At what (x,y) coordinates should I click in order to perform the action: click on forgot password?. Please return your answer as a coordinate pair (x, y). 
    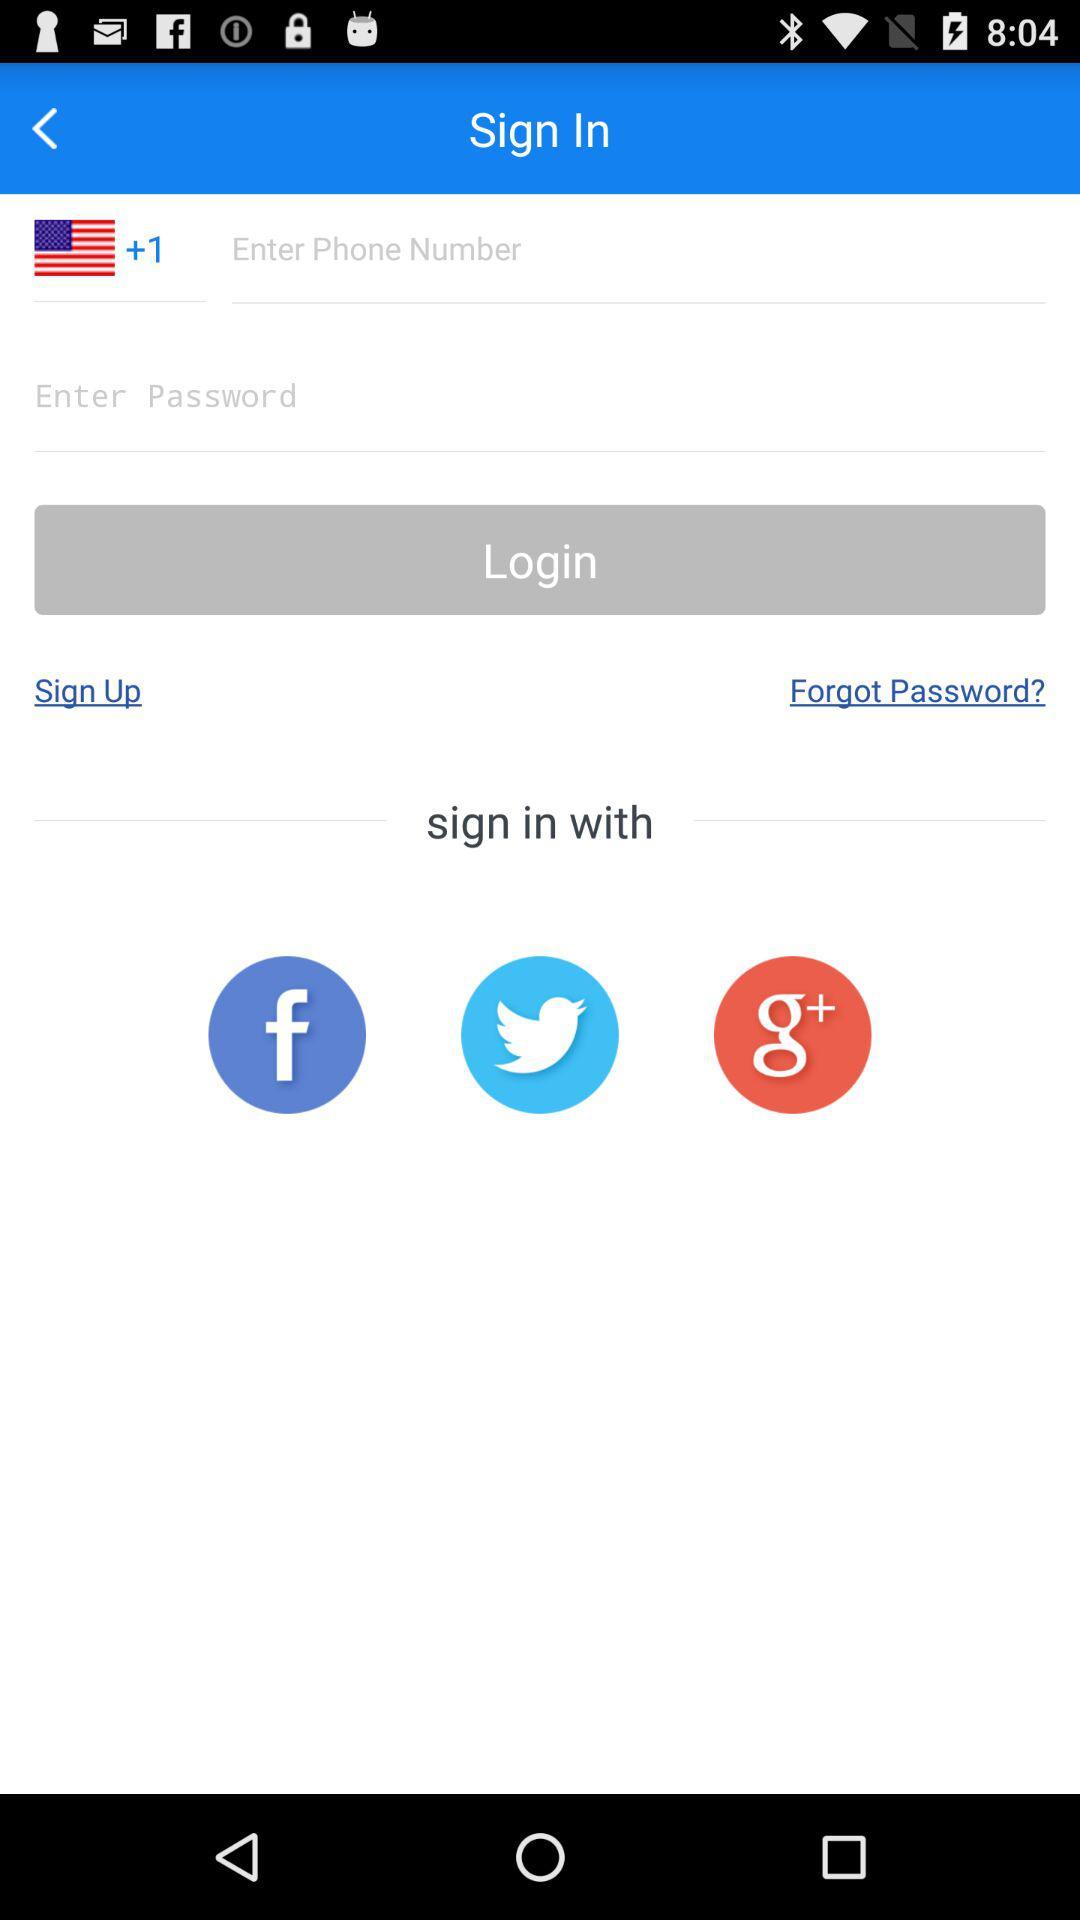
    Looking at the image, I should click on (917, 689).